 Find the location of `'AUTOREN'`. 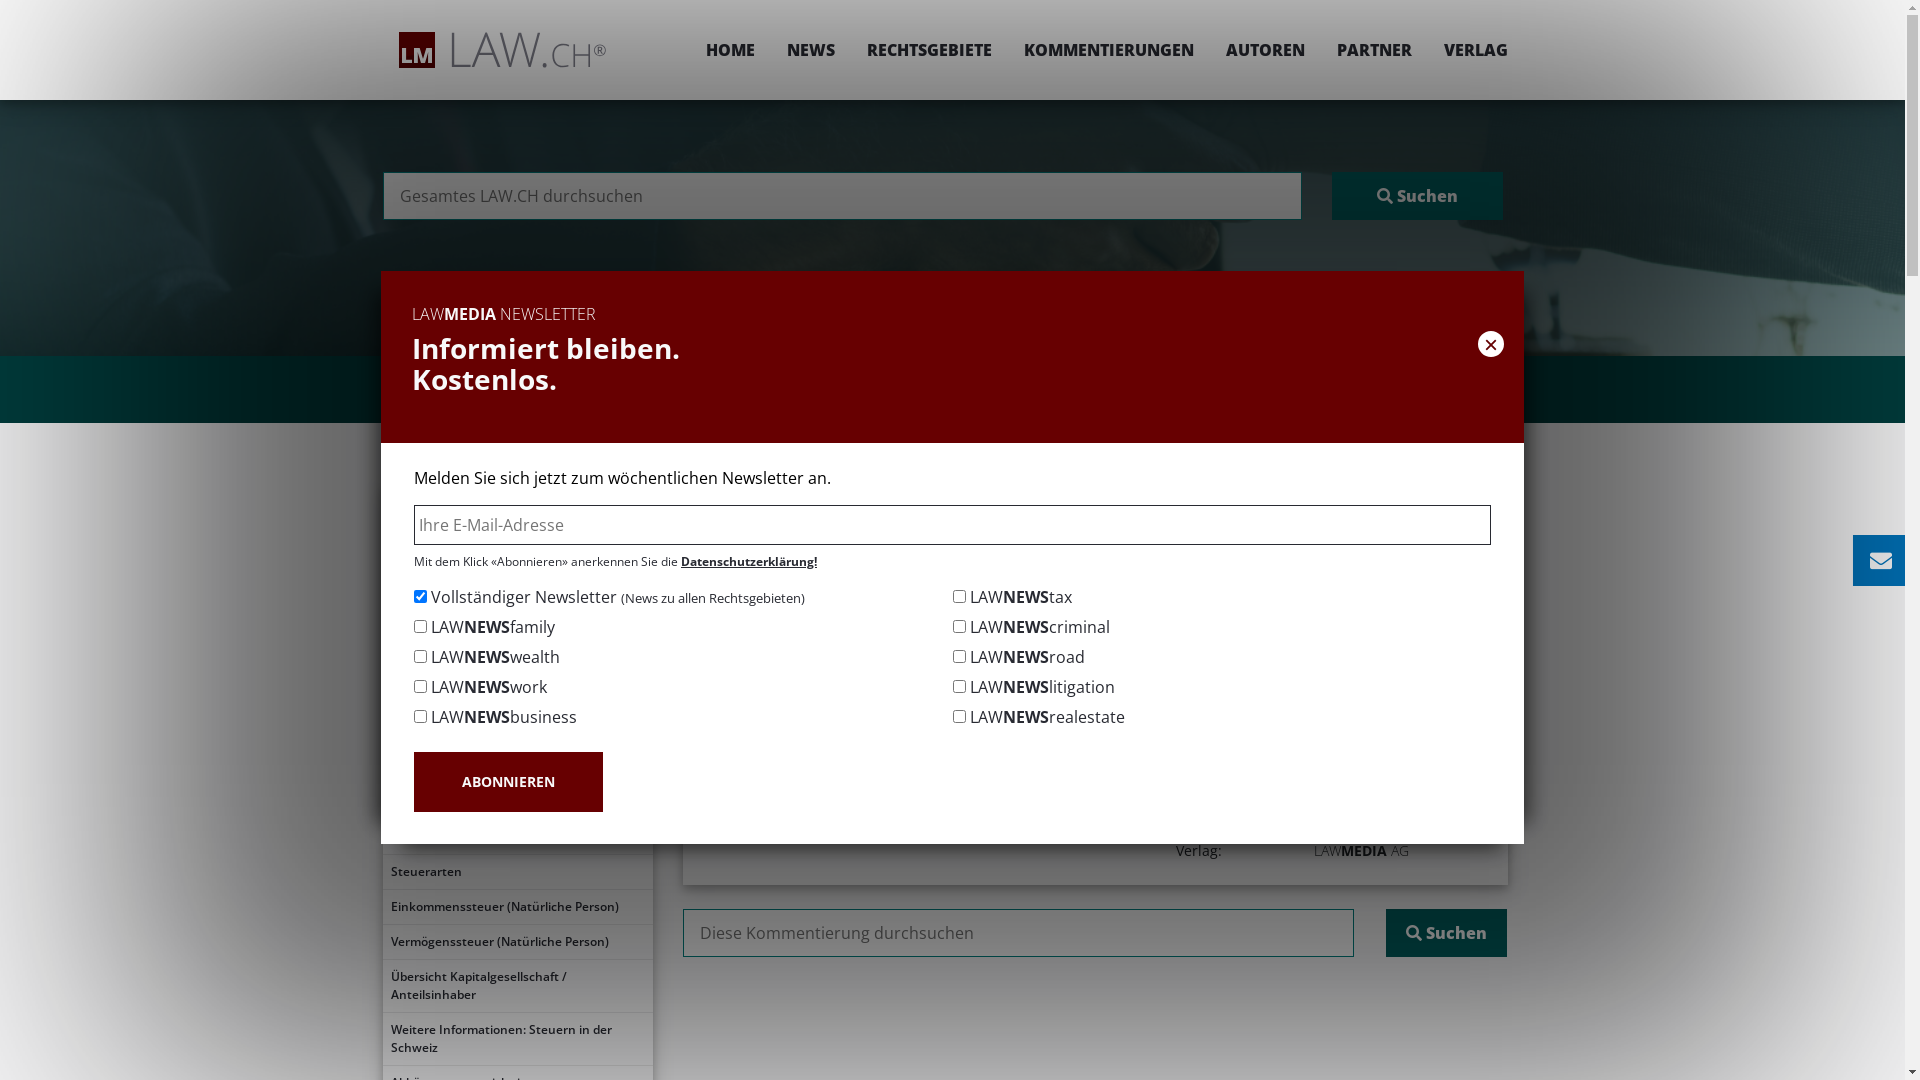

'AUTOREN' is located at coordinates (1264, 49).